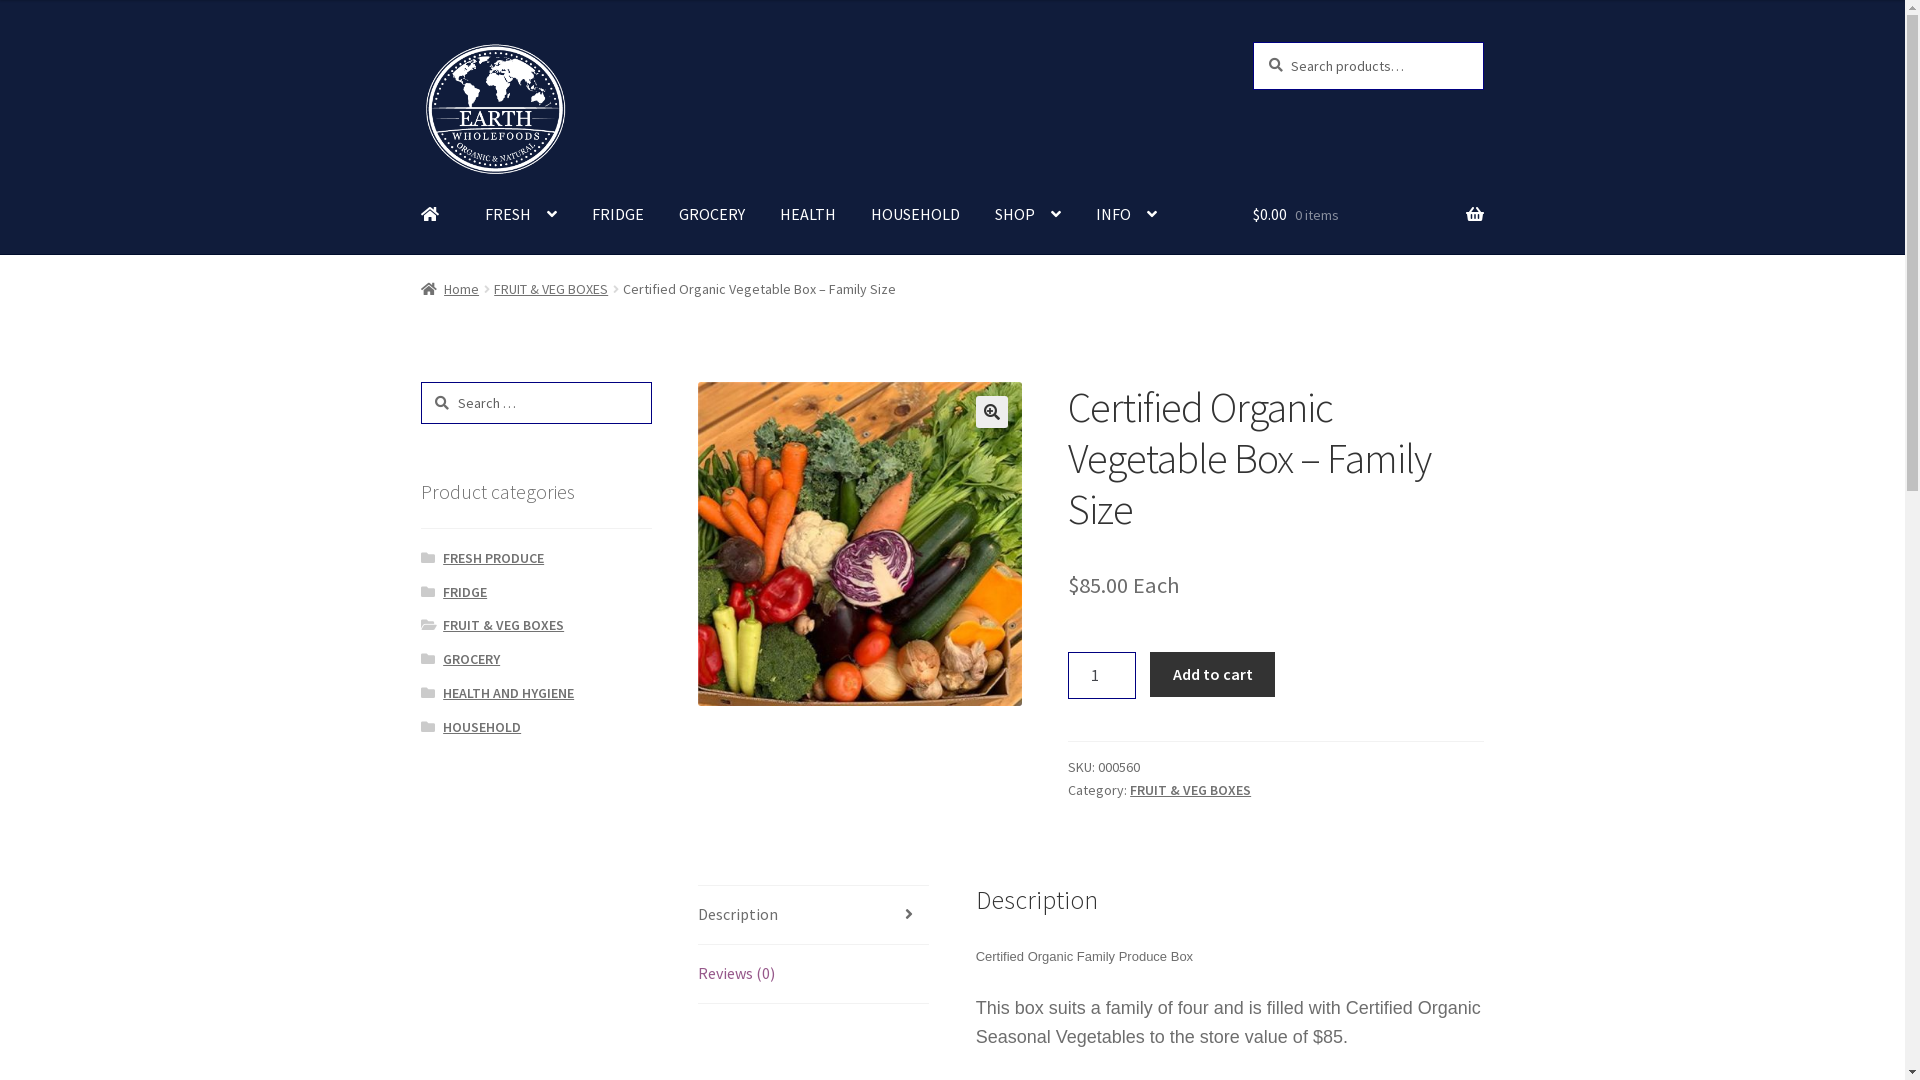 The width and height of the screenshot is (1920, 1080). Describe the element at coordinates (813, 914) in the screenshot. I see `'Description'` at that location.